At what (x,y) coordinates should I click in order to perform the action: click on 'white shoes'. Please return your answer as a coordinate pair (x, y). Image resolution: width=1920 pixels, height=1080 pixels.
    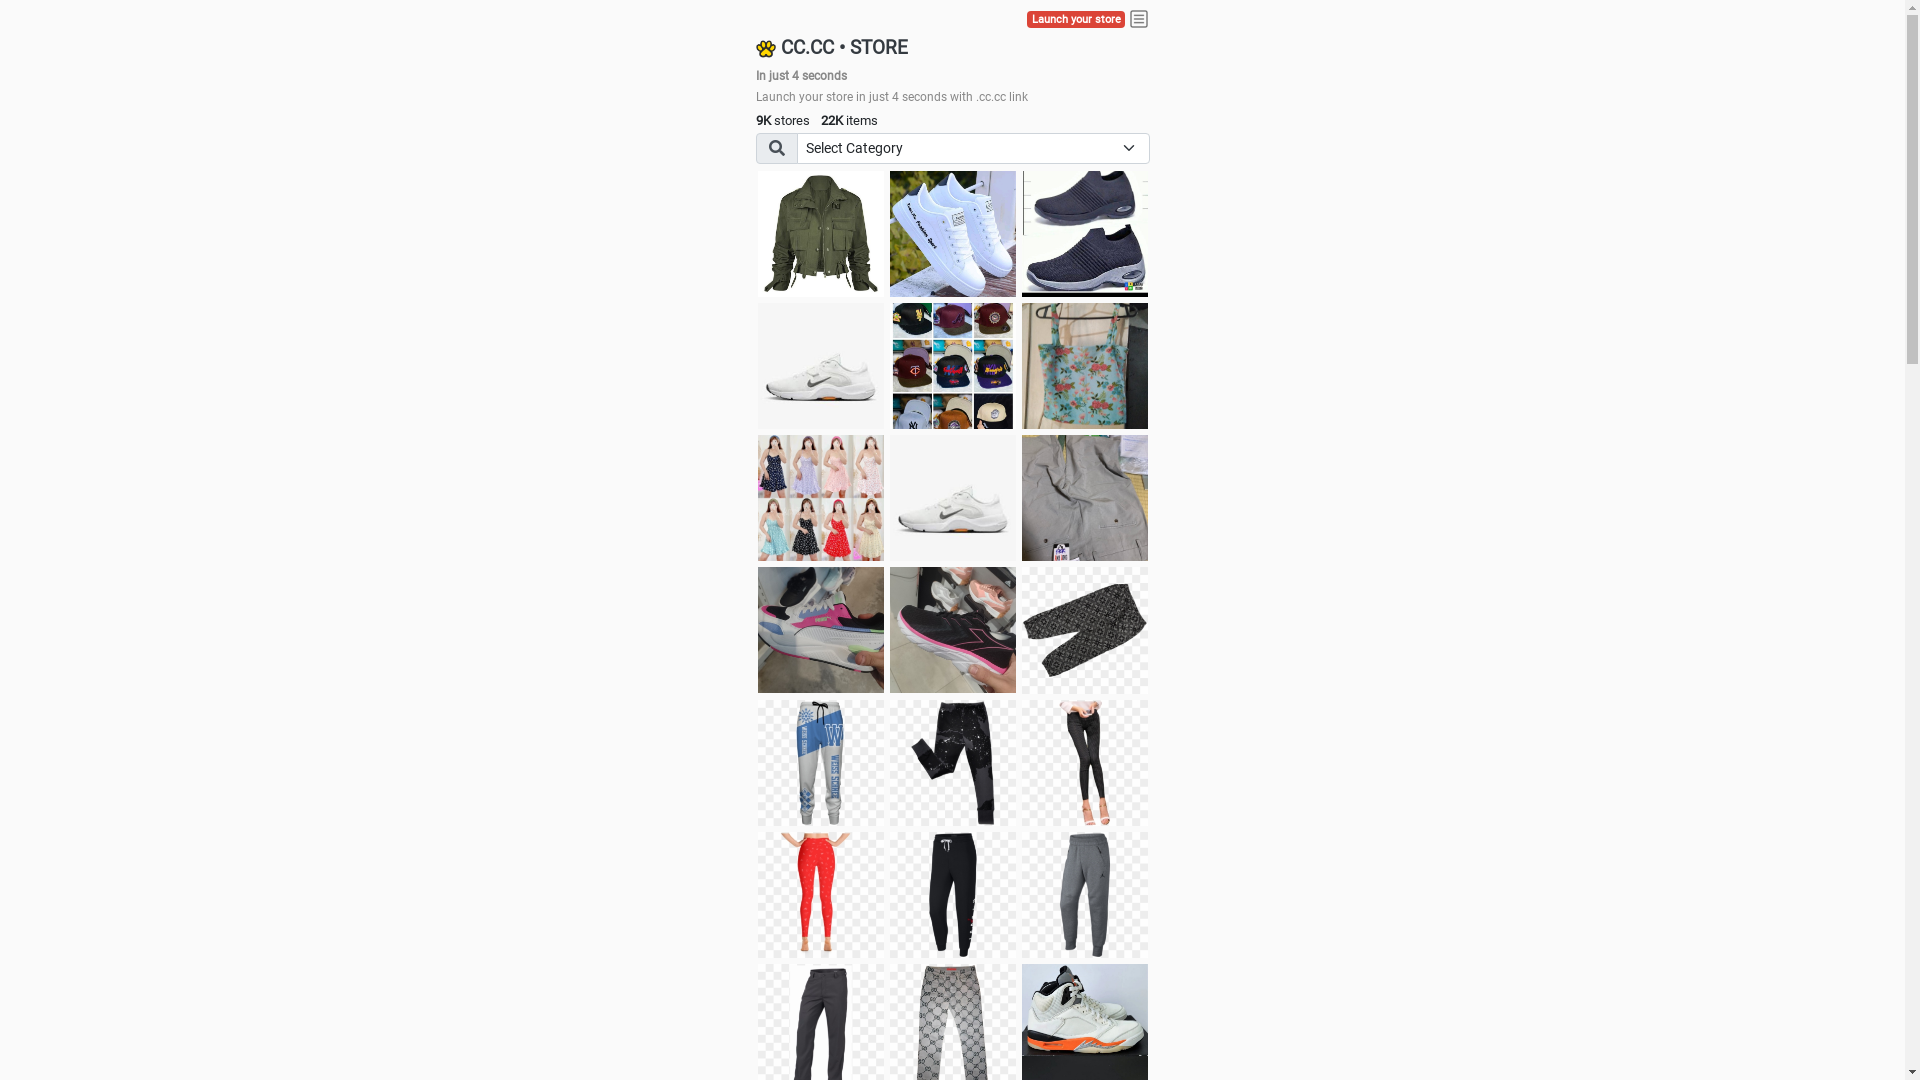
    Looking at the image, I should click on (952, 233).